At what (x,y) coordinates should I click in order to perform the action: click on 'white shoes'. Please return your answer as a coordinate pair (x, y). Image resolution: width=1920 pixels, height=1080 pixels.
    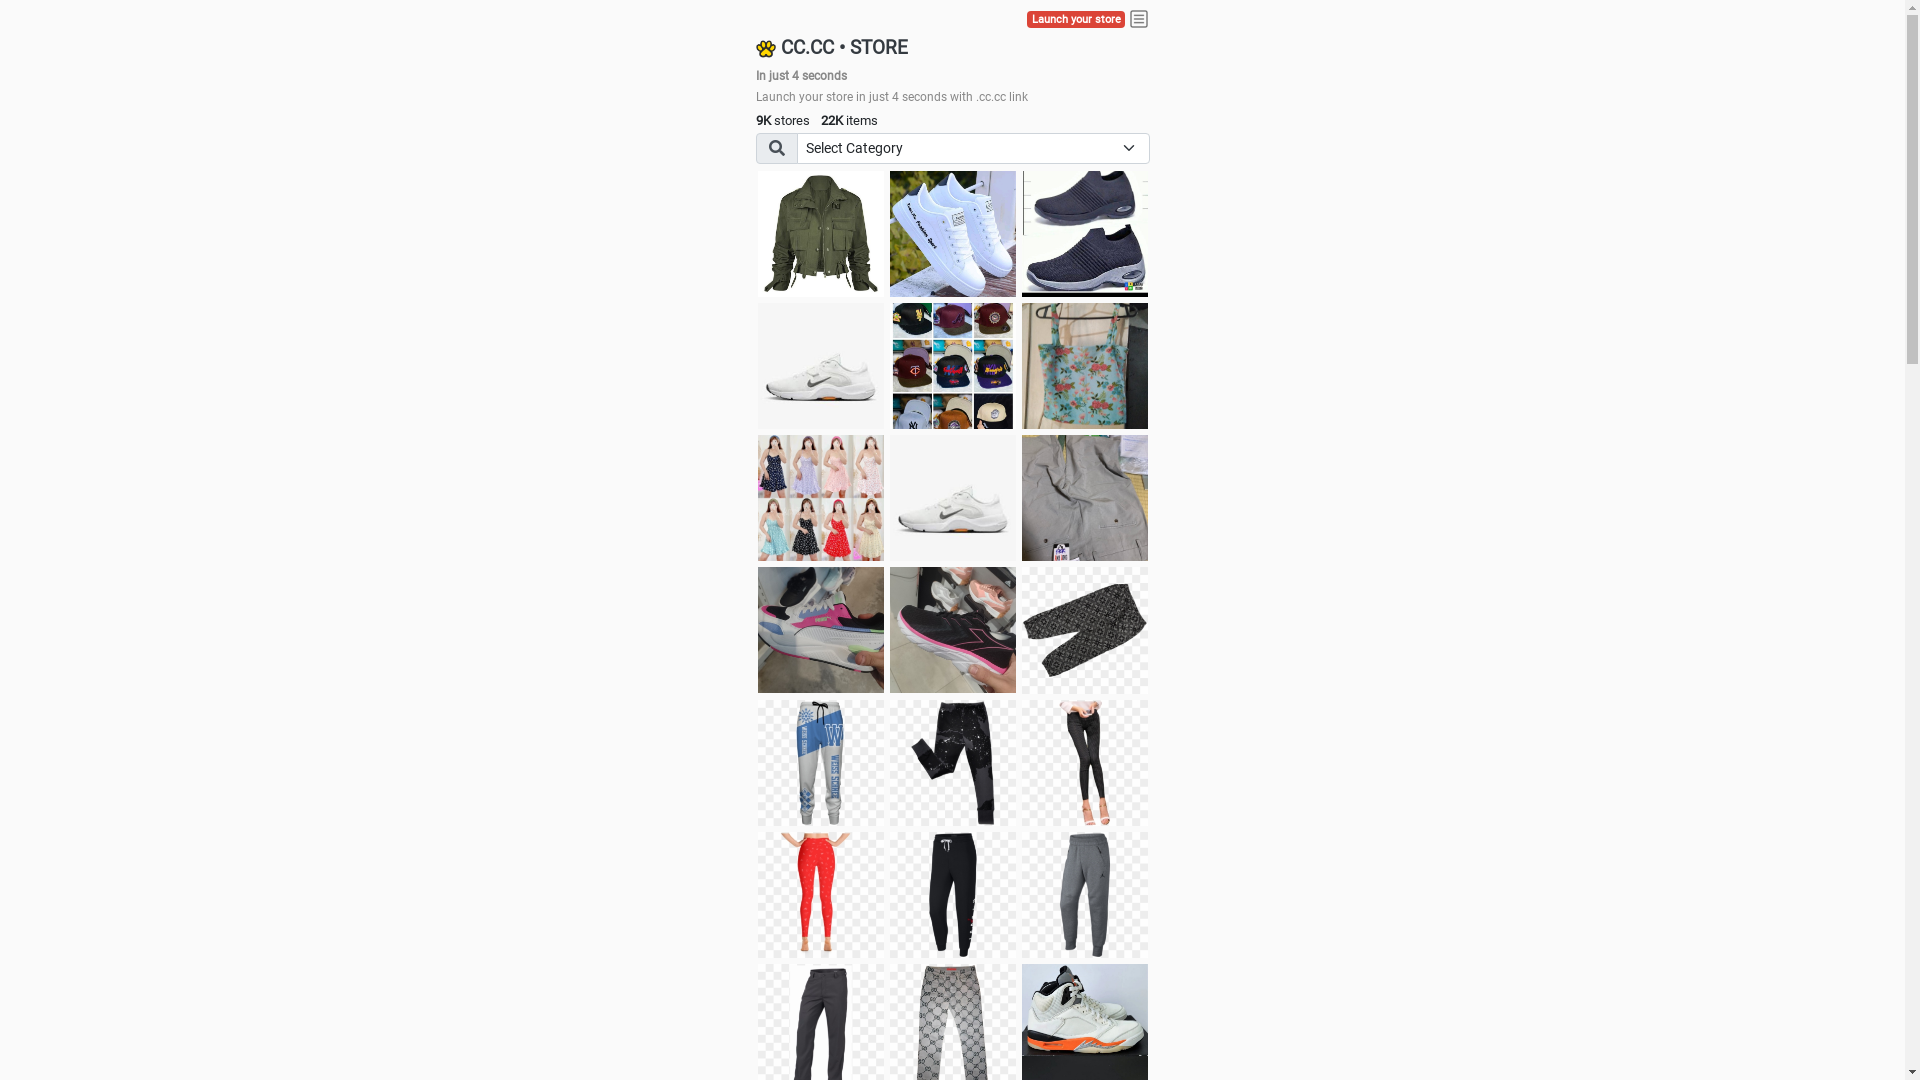
    Looking at the image, I should click on (952, 233).